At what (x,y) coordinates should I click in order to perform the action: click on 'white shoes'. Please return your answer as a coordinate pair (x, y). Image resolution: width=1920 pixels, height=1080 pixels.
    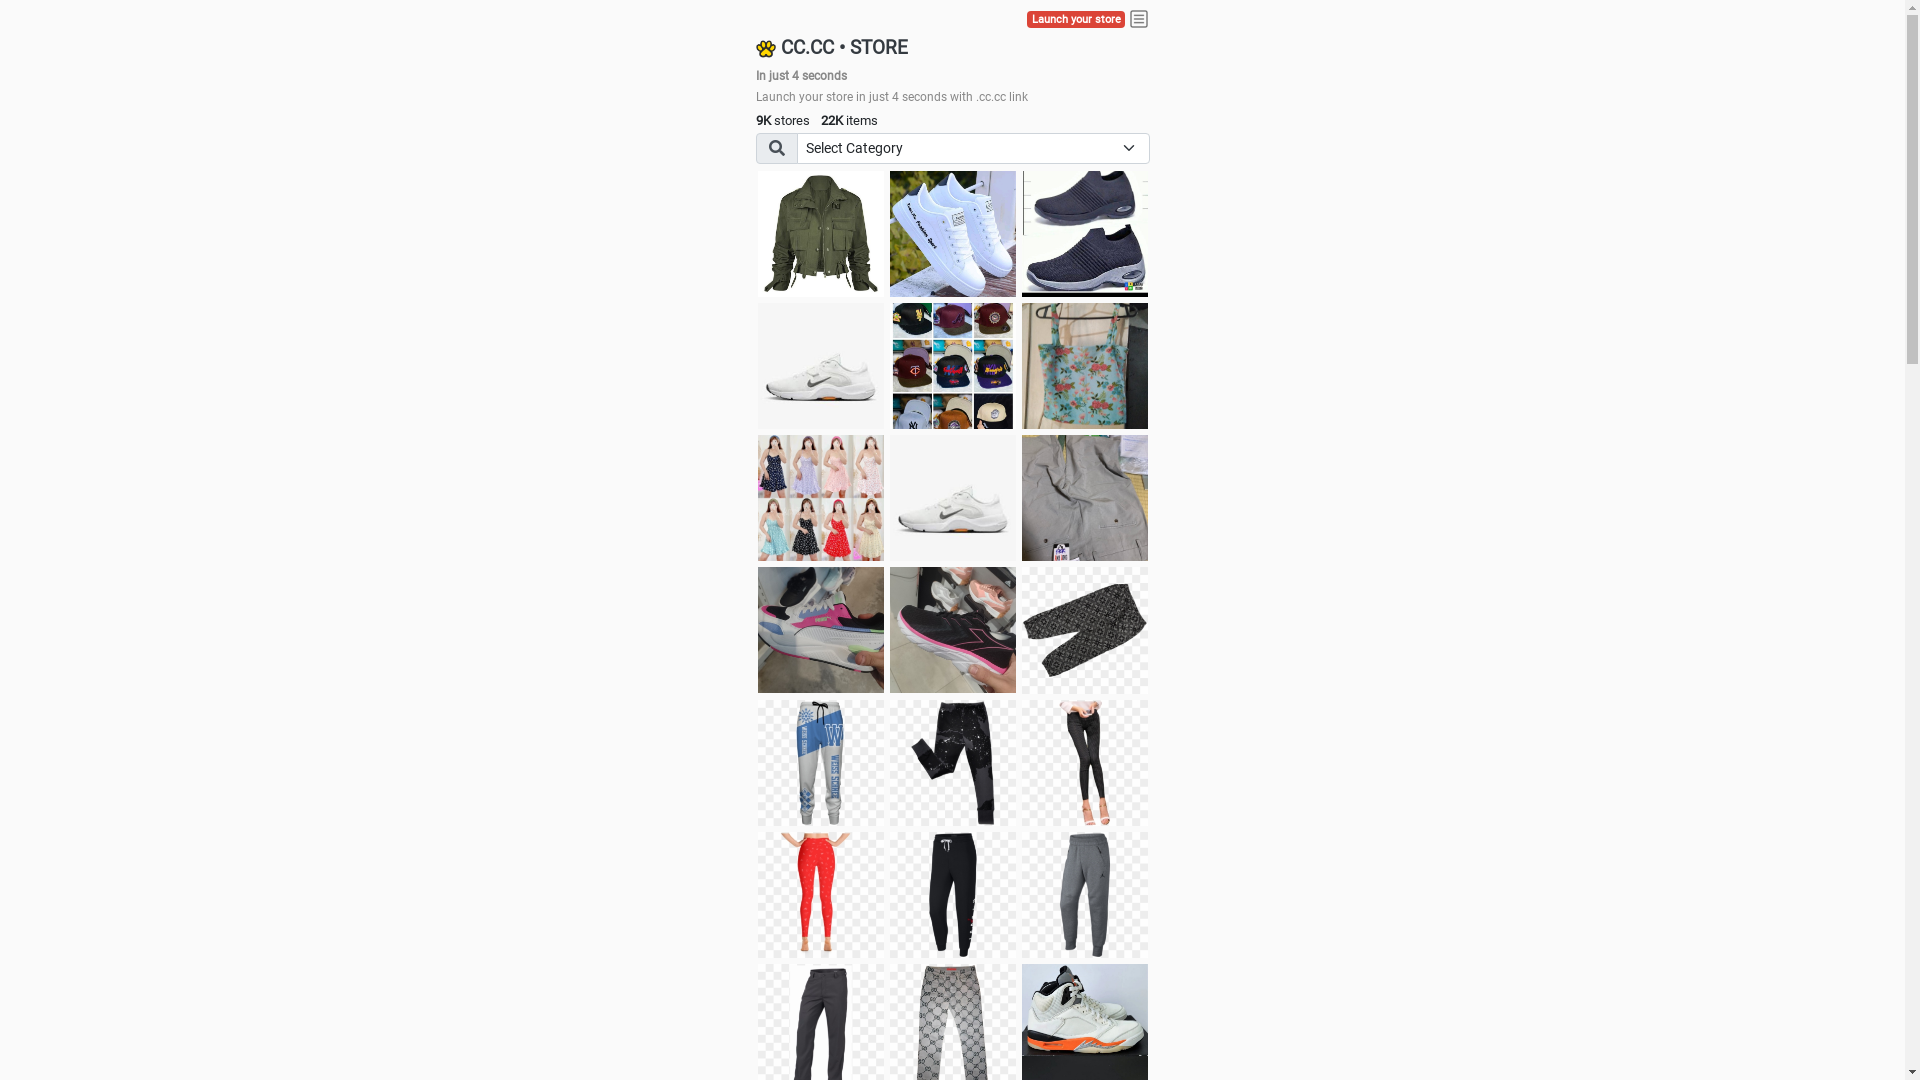
    Looking at the image, I should click on (952, 233).